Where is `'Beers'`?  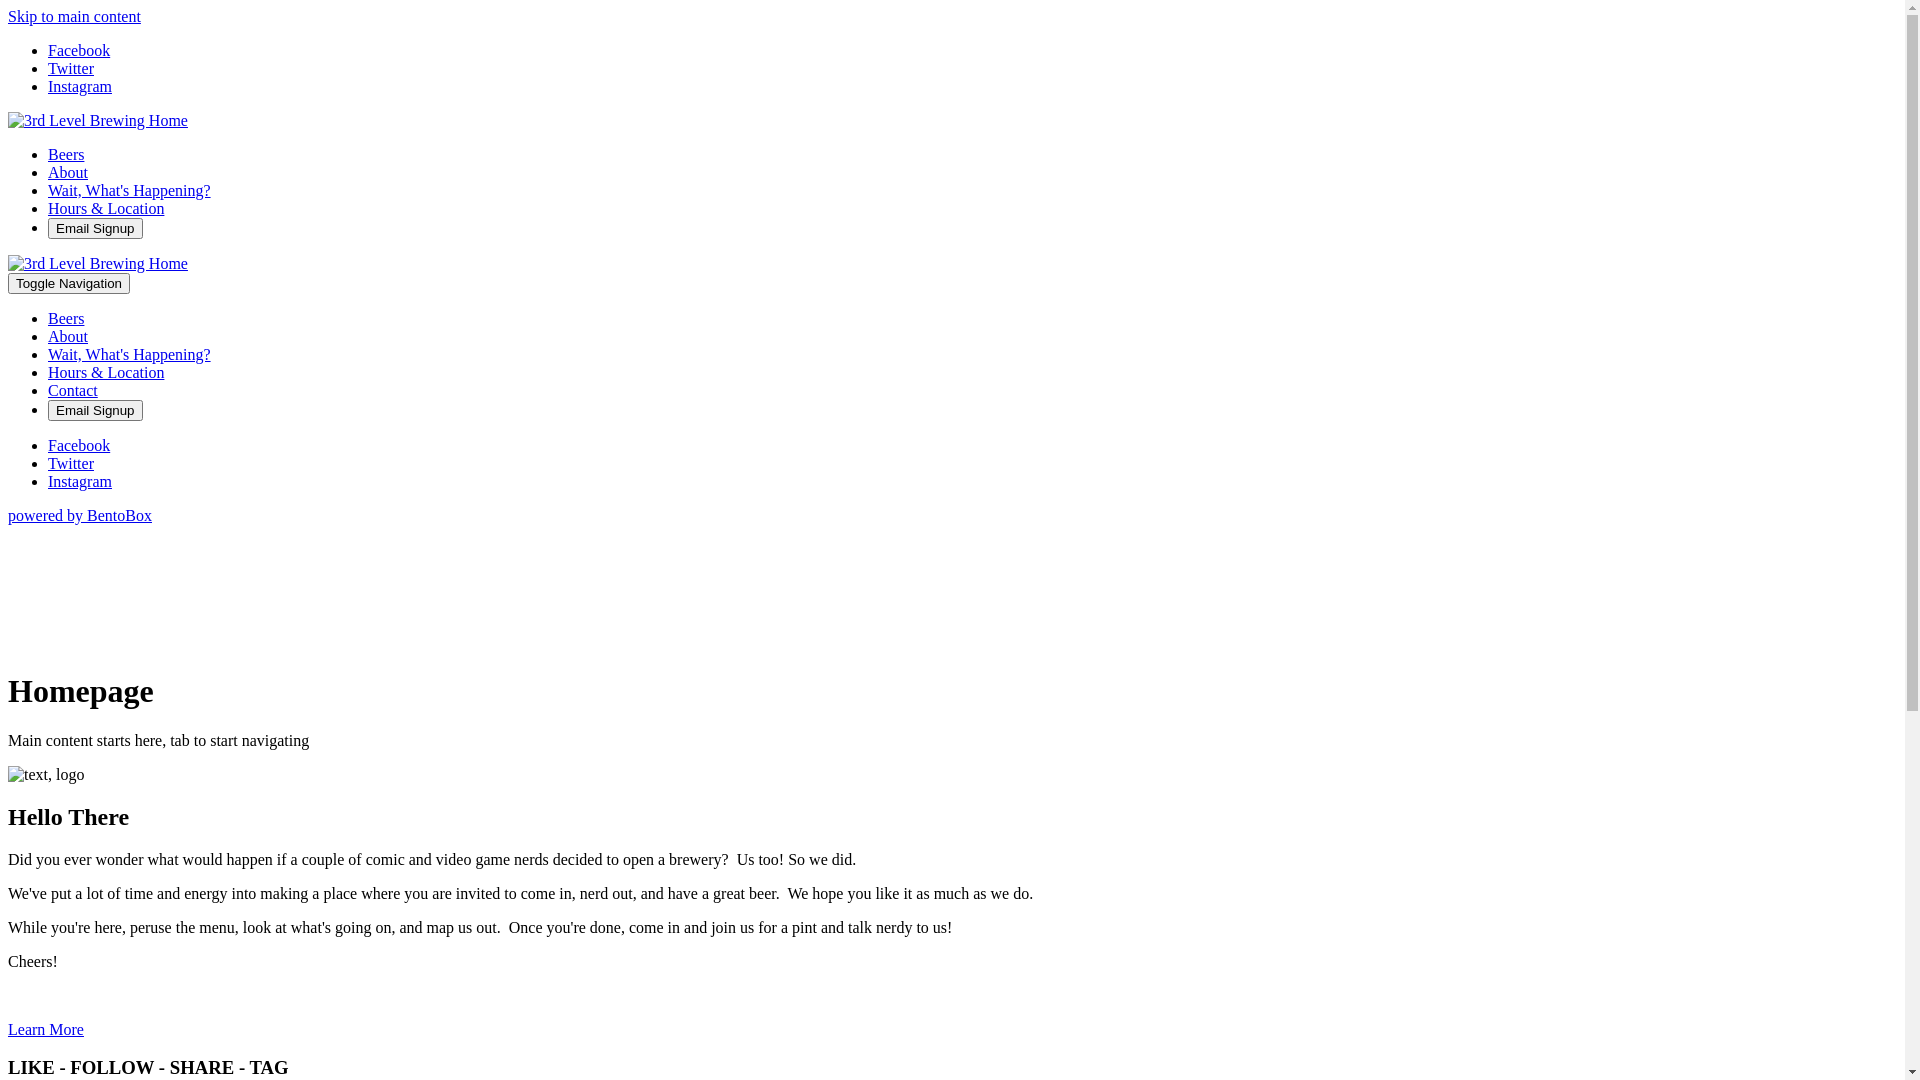 'Beers' is located at coordinates (48, 317).